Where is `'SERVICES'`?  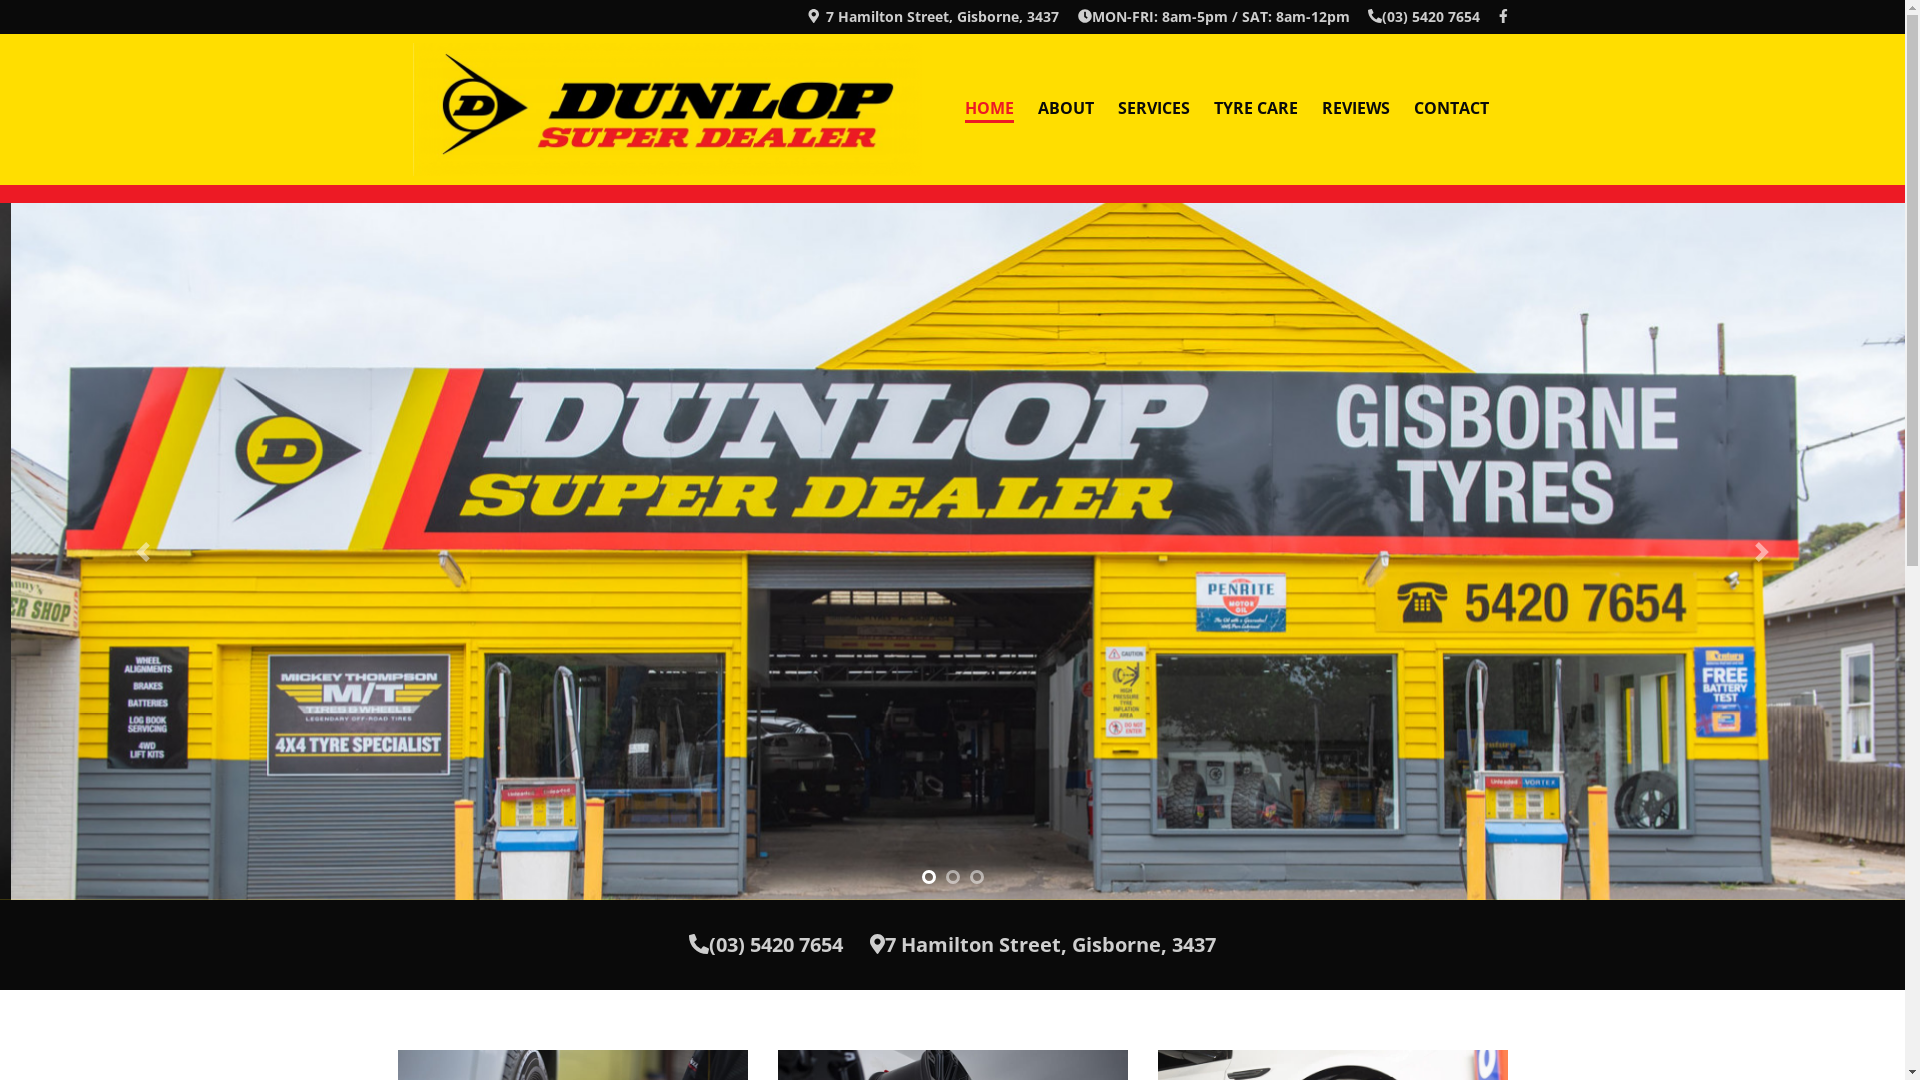 'SERVICES' is located at coordinates (1104, 109).